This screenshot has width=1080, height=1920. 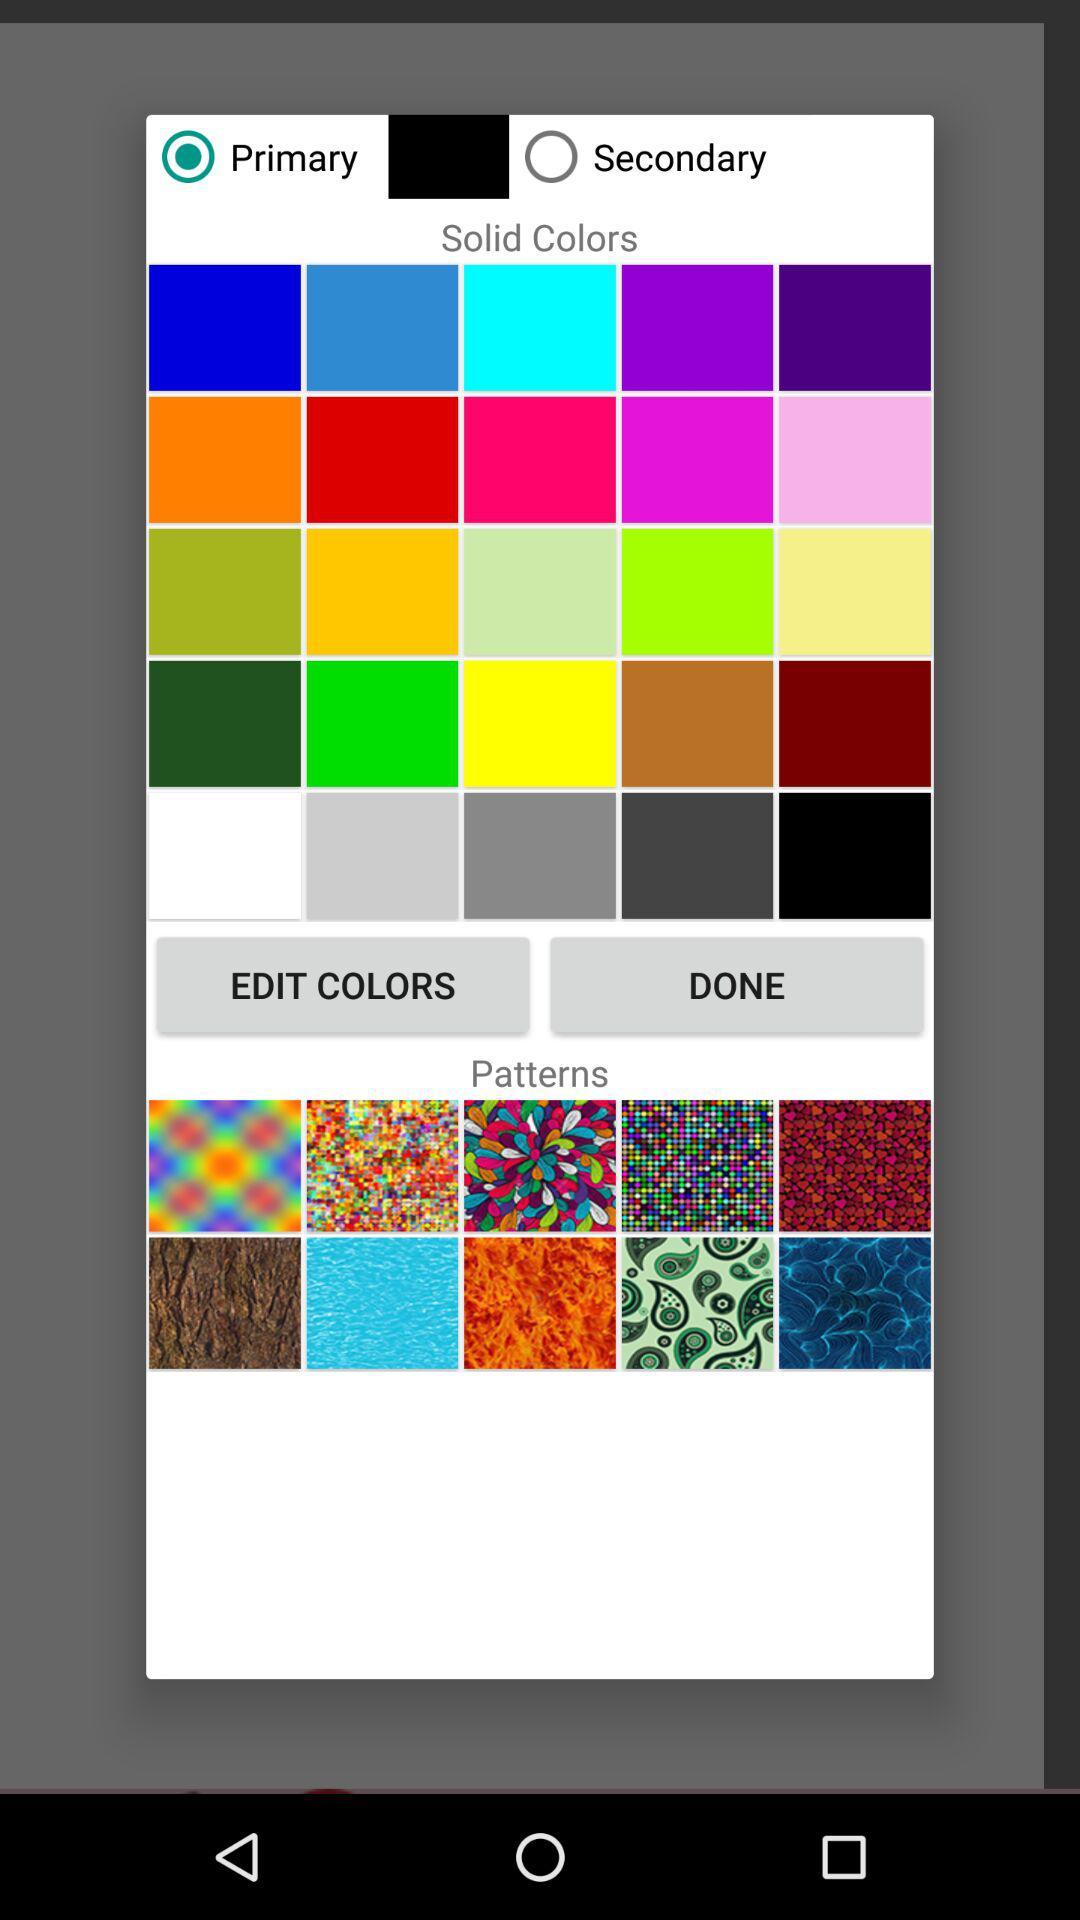 What do you see at coordinates (696, 327) in the screenshot?
I see `color` at bounding box center [696, 327].